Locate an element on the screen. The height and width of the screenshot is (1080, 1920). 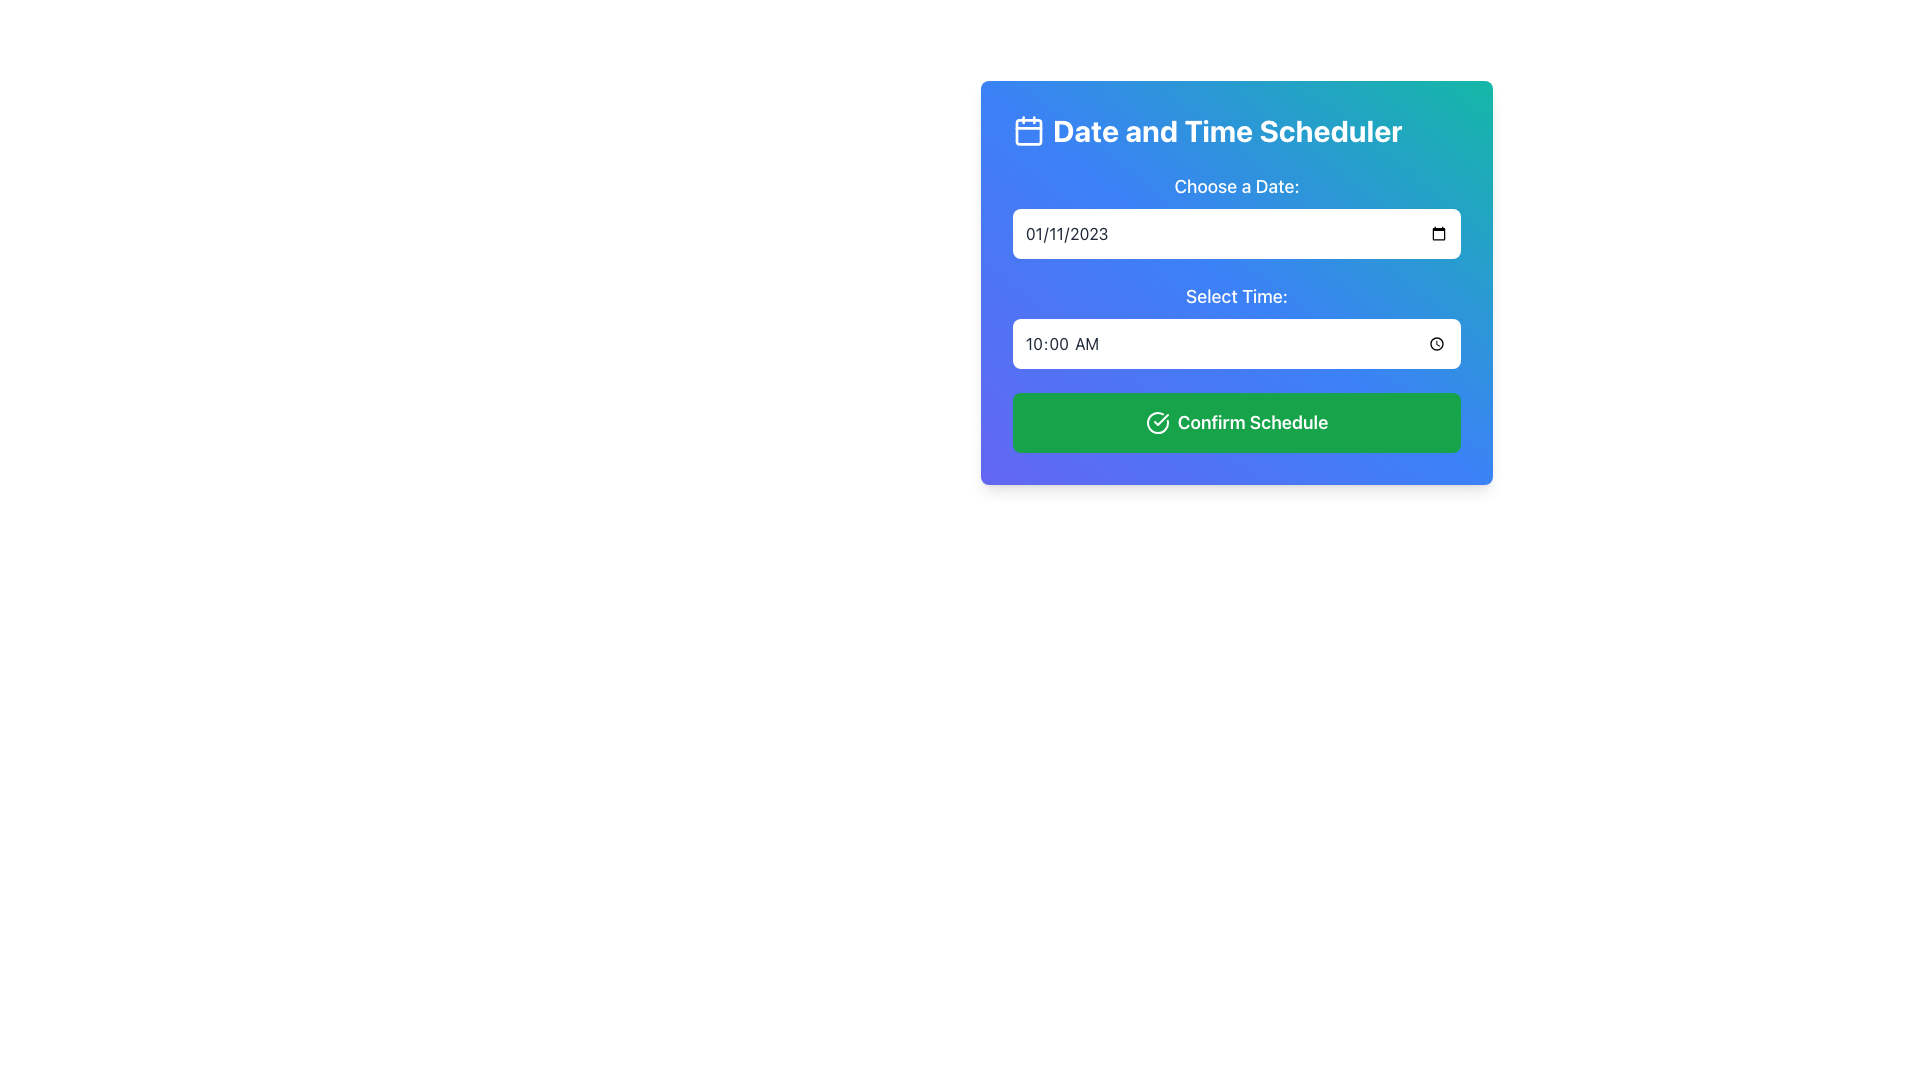
the decorative icon located to the left of the 'Date and Time Scheduler' text, which serves as a visual cue for scheduling is located at coordinates (1028, 131).